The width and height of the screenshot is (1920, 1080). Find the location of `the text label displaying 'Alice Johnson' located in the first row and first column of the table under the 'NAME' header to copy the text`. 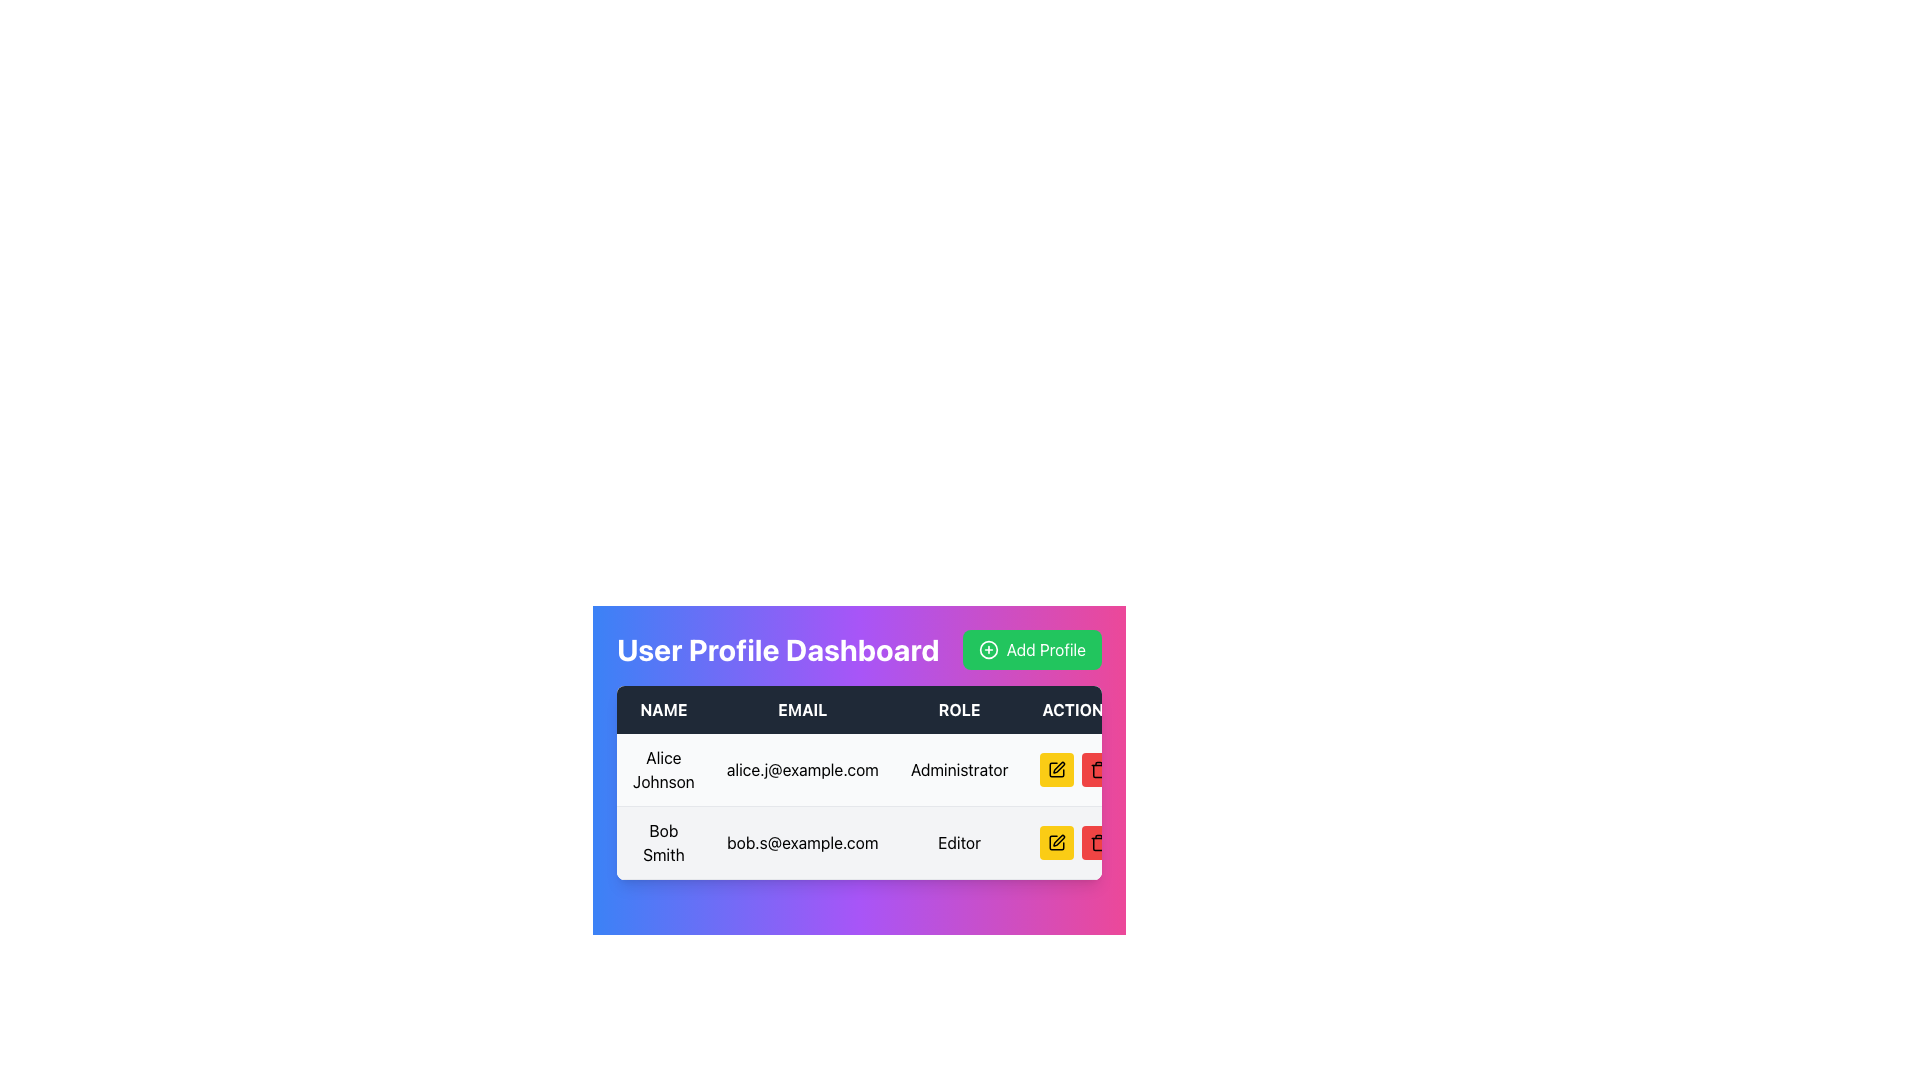

the text label displaying 'Alice Johnson' located in the first row and first column of the table under the 'NAME' header to copy the text is located at coordinates (663, 769).